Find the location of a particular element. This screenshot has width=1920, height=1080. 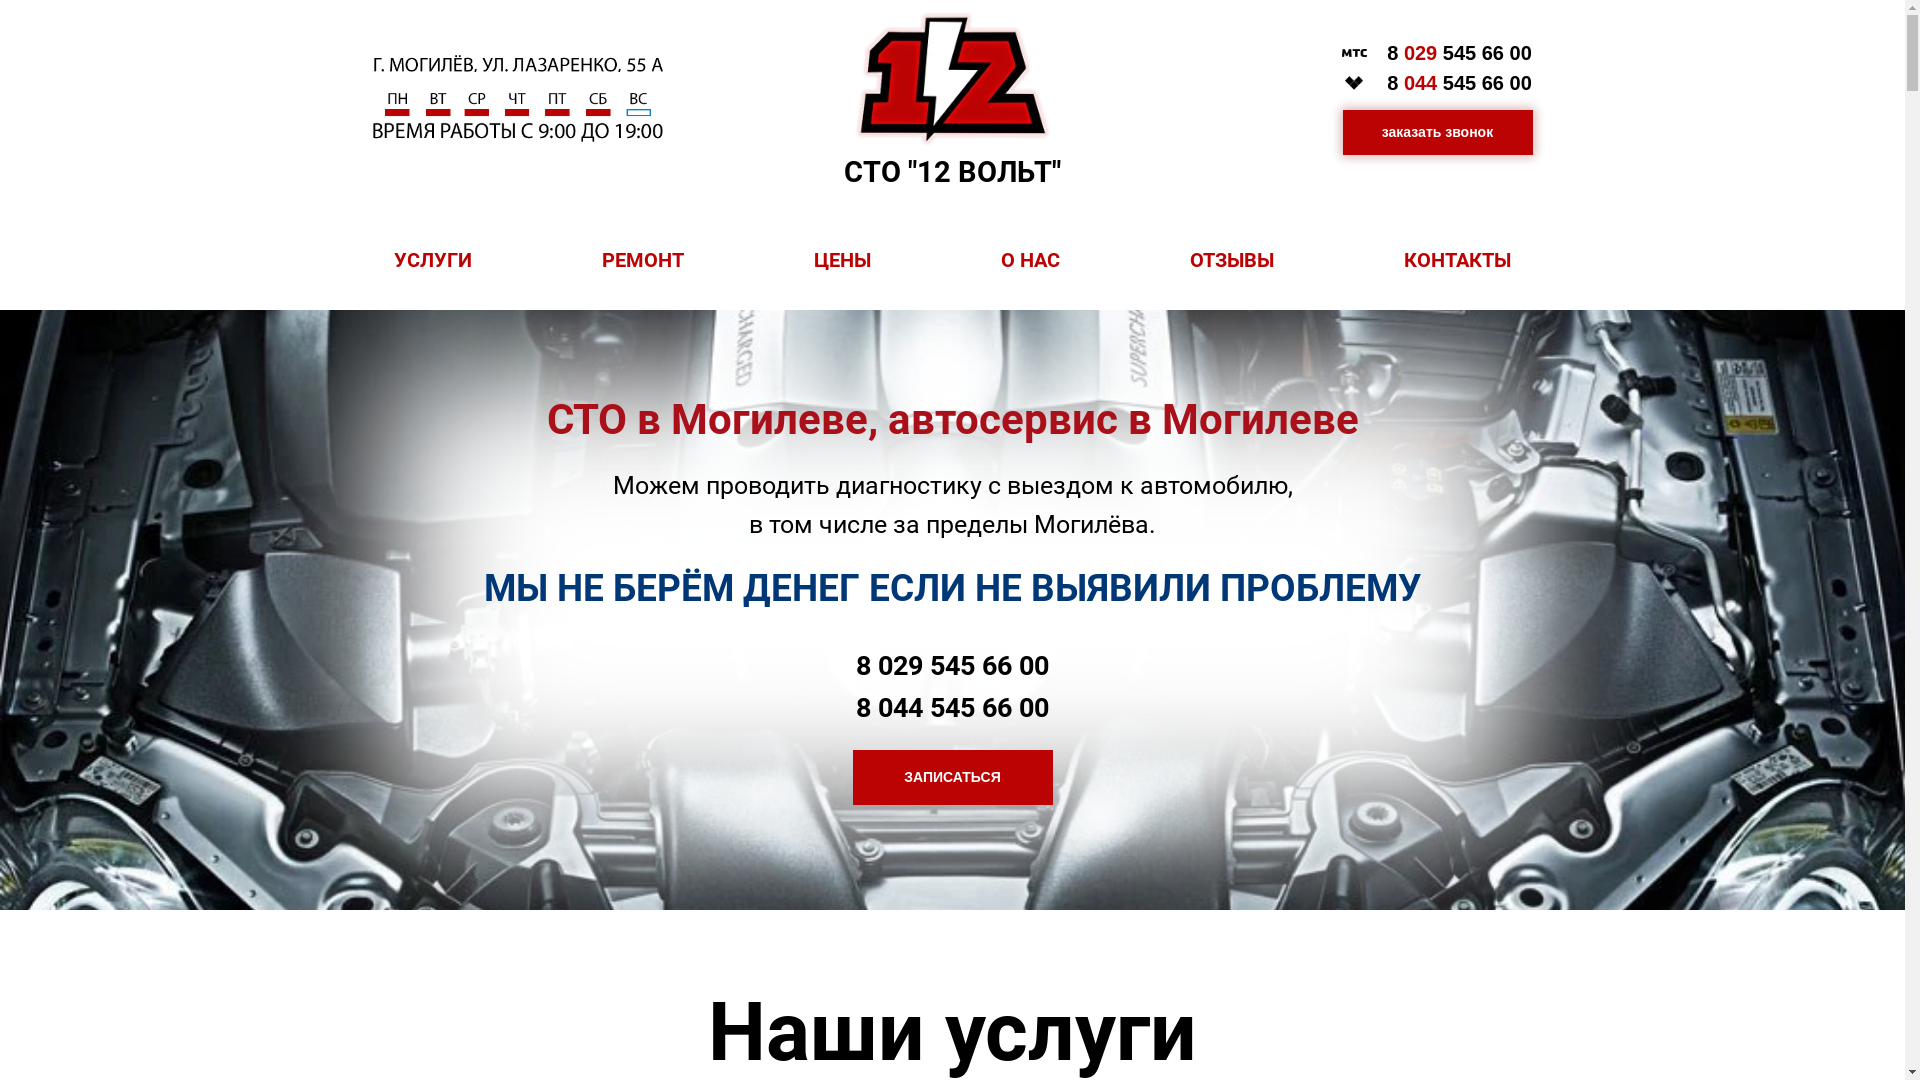

'044' is located at coordinates (1419, 82).